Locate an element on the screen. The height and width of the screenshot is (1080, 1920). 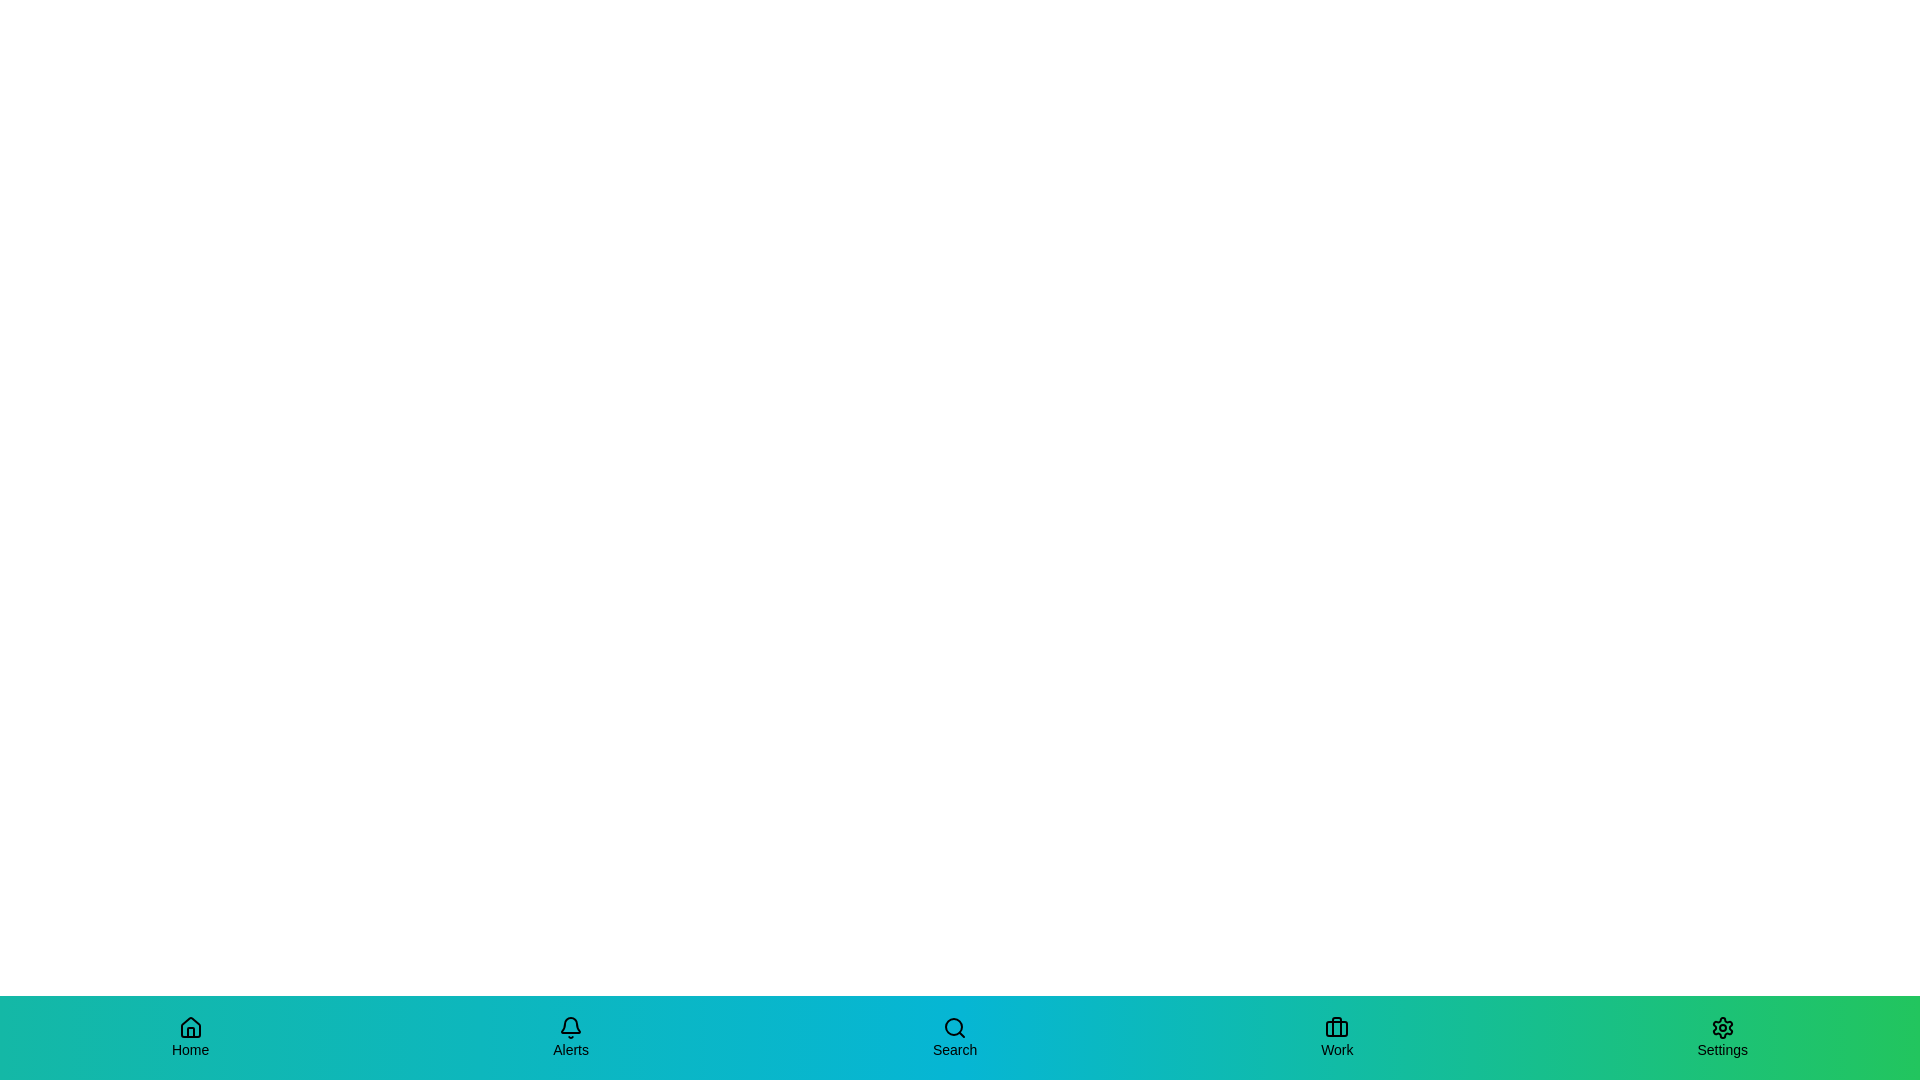
the Work tab to observe the scale effect is located at coordinates (1337, 1036).